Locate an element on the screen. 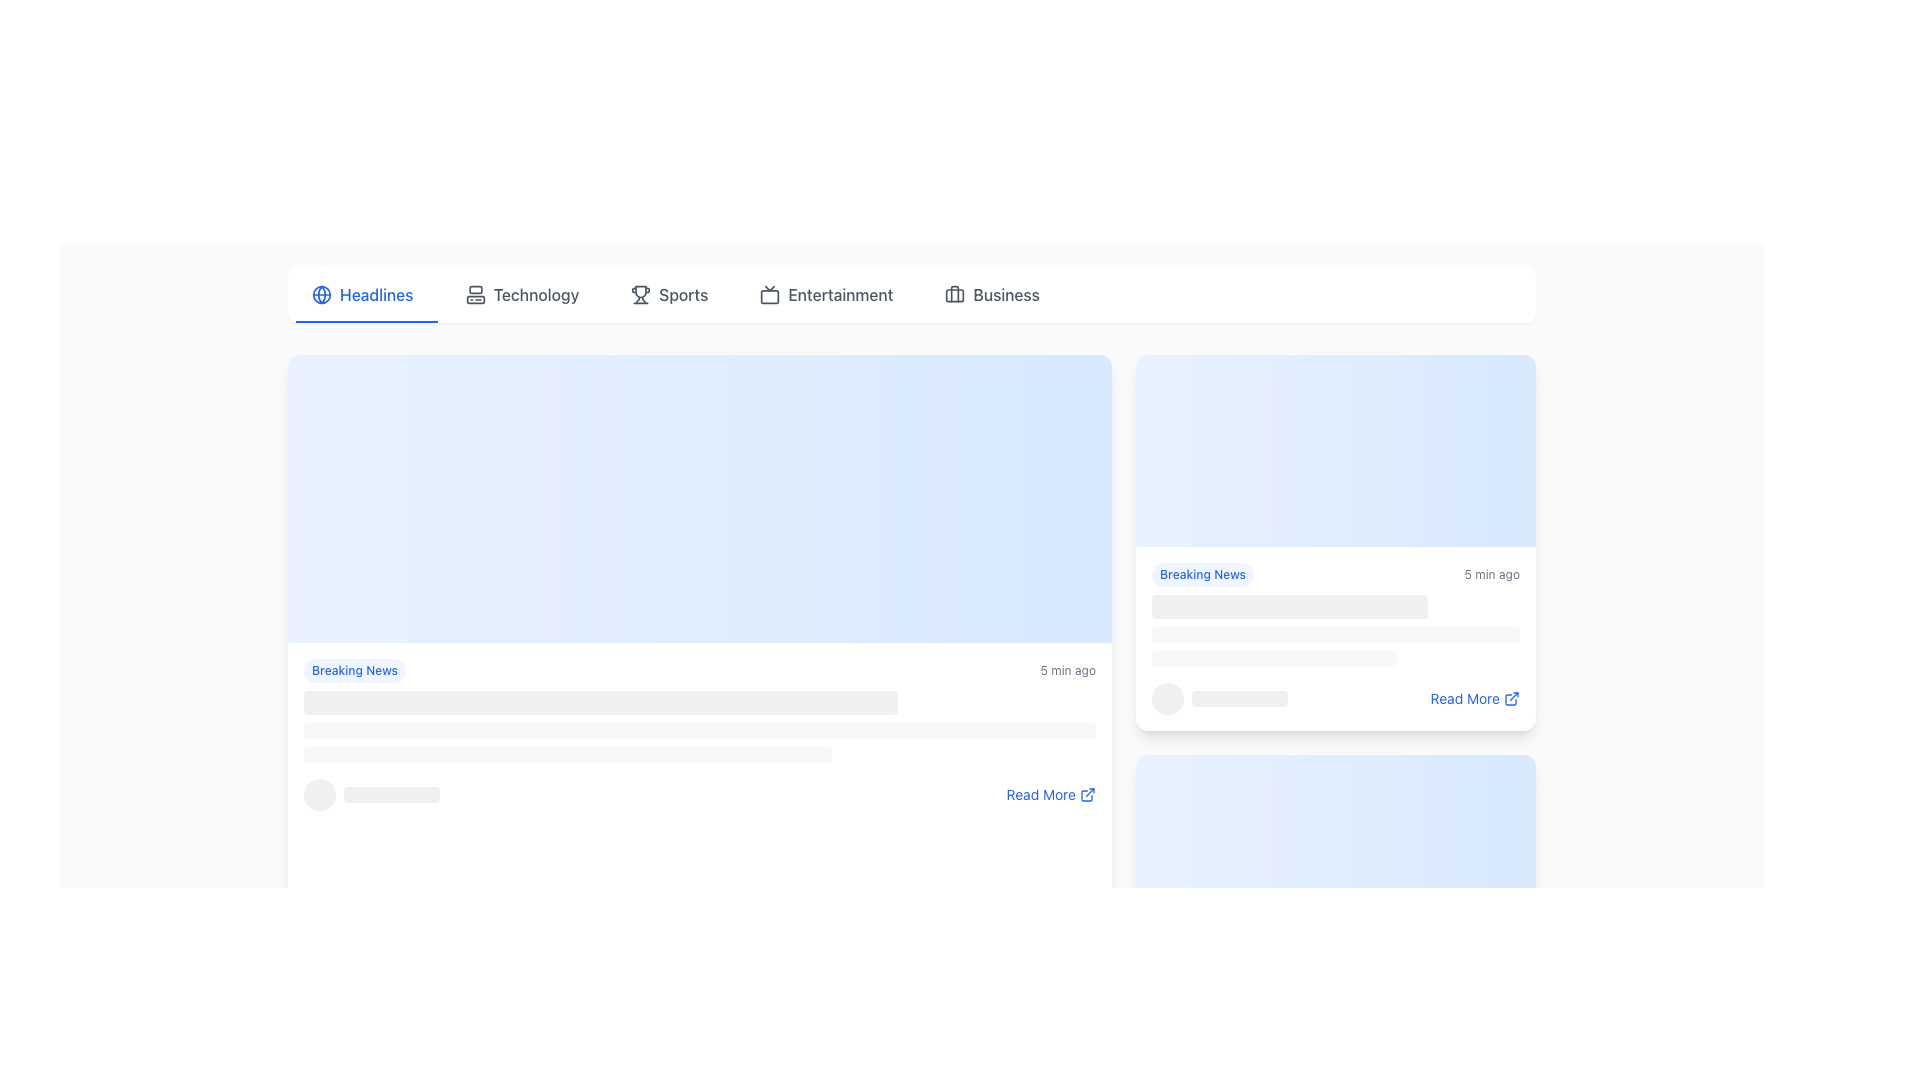 The height and width of the screenshot is (1080, 1920). the external link indicator icon located immediately to the right of the 'Read More' text at the bottom-right corner of the card-like section is located at coordinates (1087, 793).